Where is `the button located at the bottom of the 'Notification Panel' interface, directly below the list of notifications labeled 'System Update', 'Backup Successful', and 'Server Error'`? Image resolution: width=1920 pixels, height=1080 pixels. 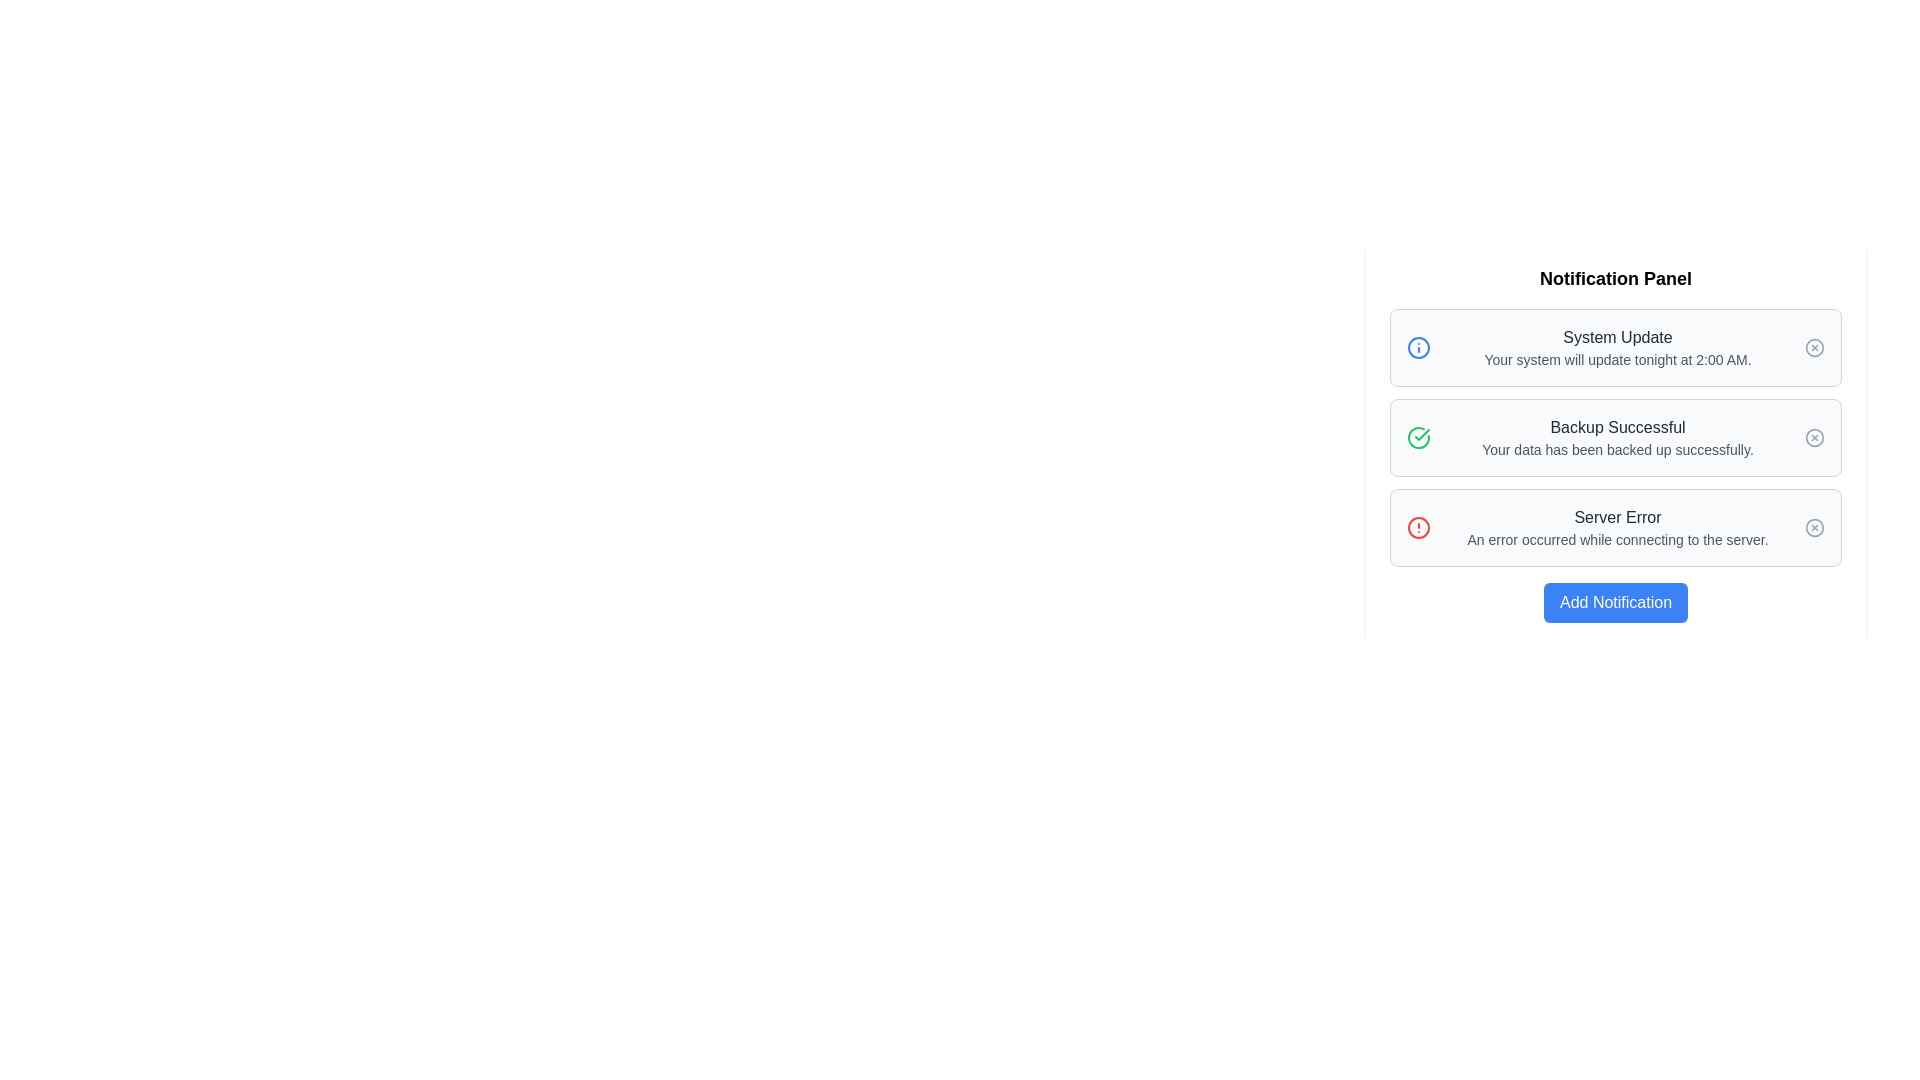
the button located at the bottom of the 'Notification Panel' interface, directly below the list of notifications labeled 'System Update', 'Backup Successful', and 'Server Error' is located at coordinates (1616, 601).